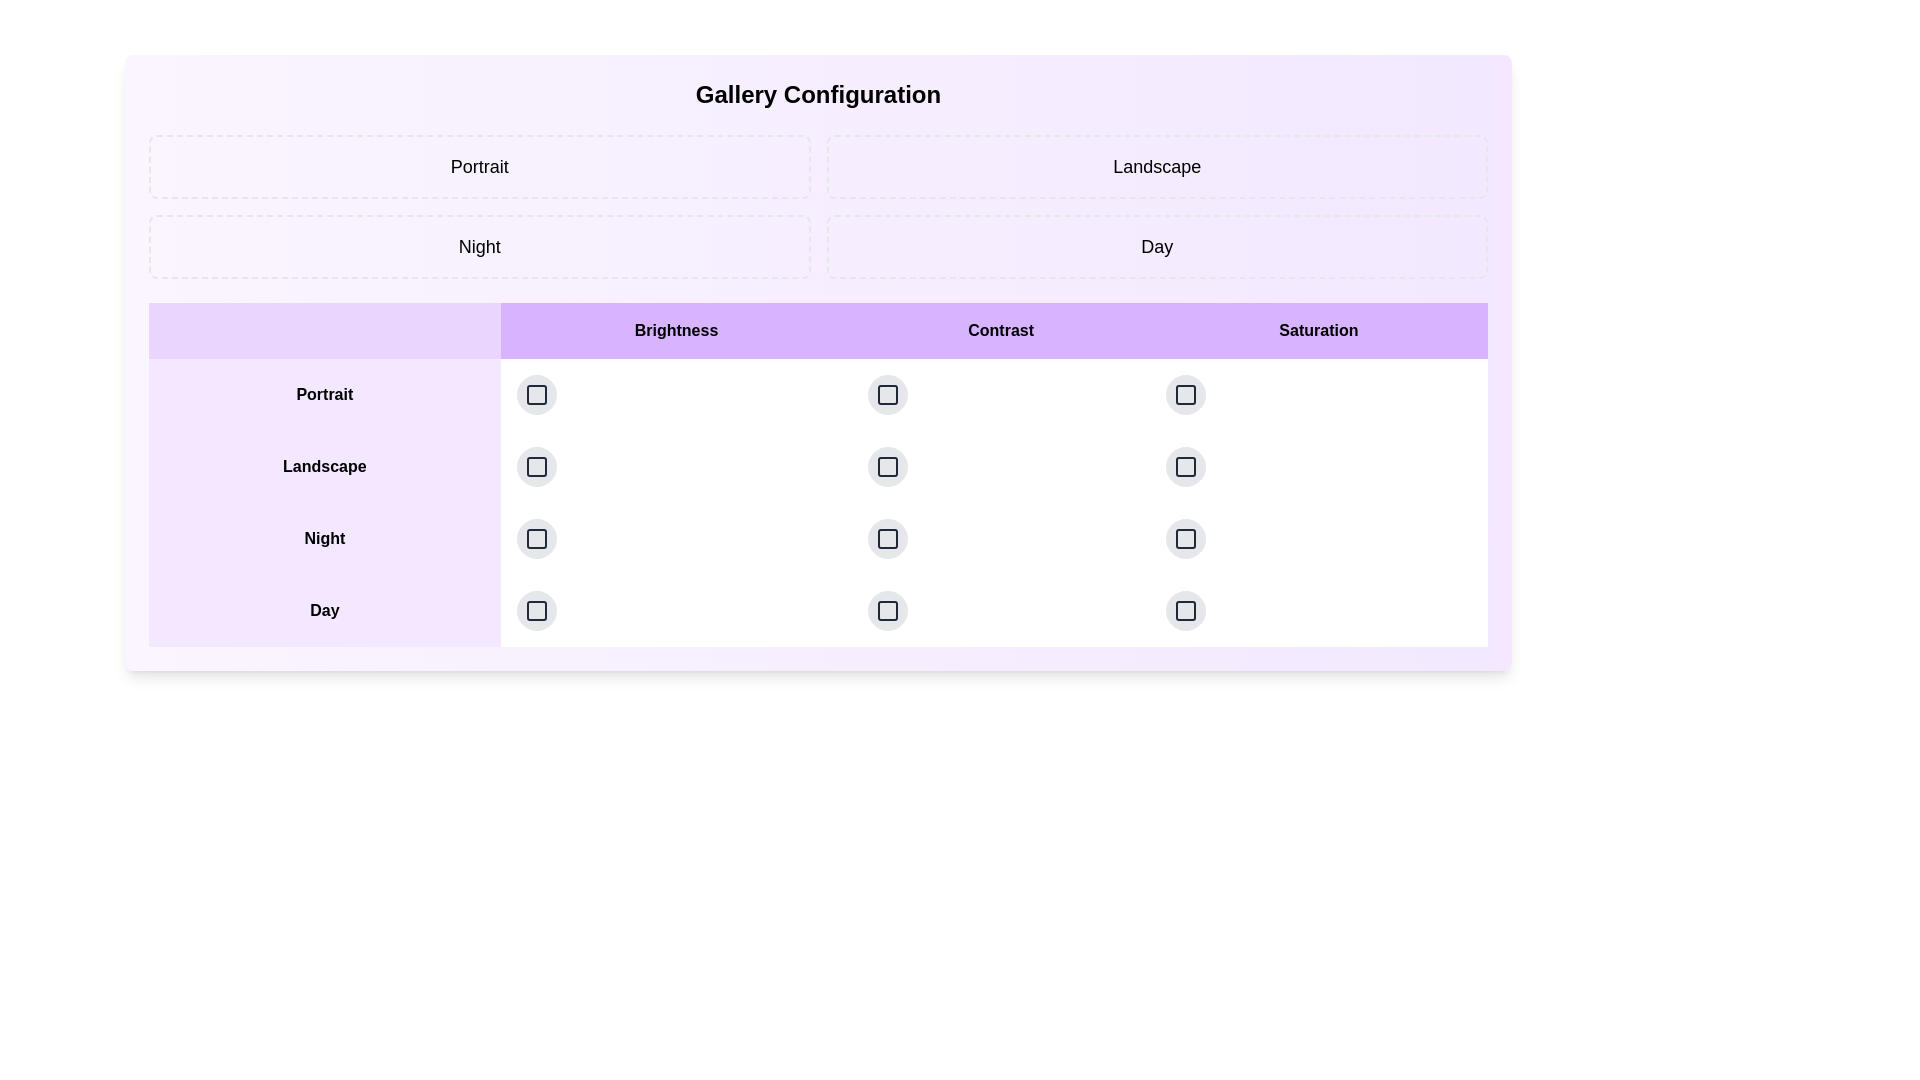 This screenshot has height=1080, width=1920. What do you see at coordinates (536, 538) in the screenshot?
I see `the checkbox styled with a thin black outline and a light gray background located under the 'Brightness' category in the third row next to the 'Night' label` at bounding box center [536, 538].